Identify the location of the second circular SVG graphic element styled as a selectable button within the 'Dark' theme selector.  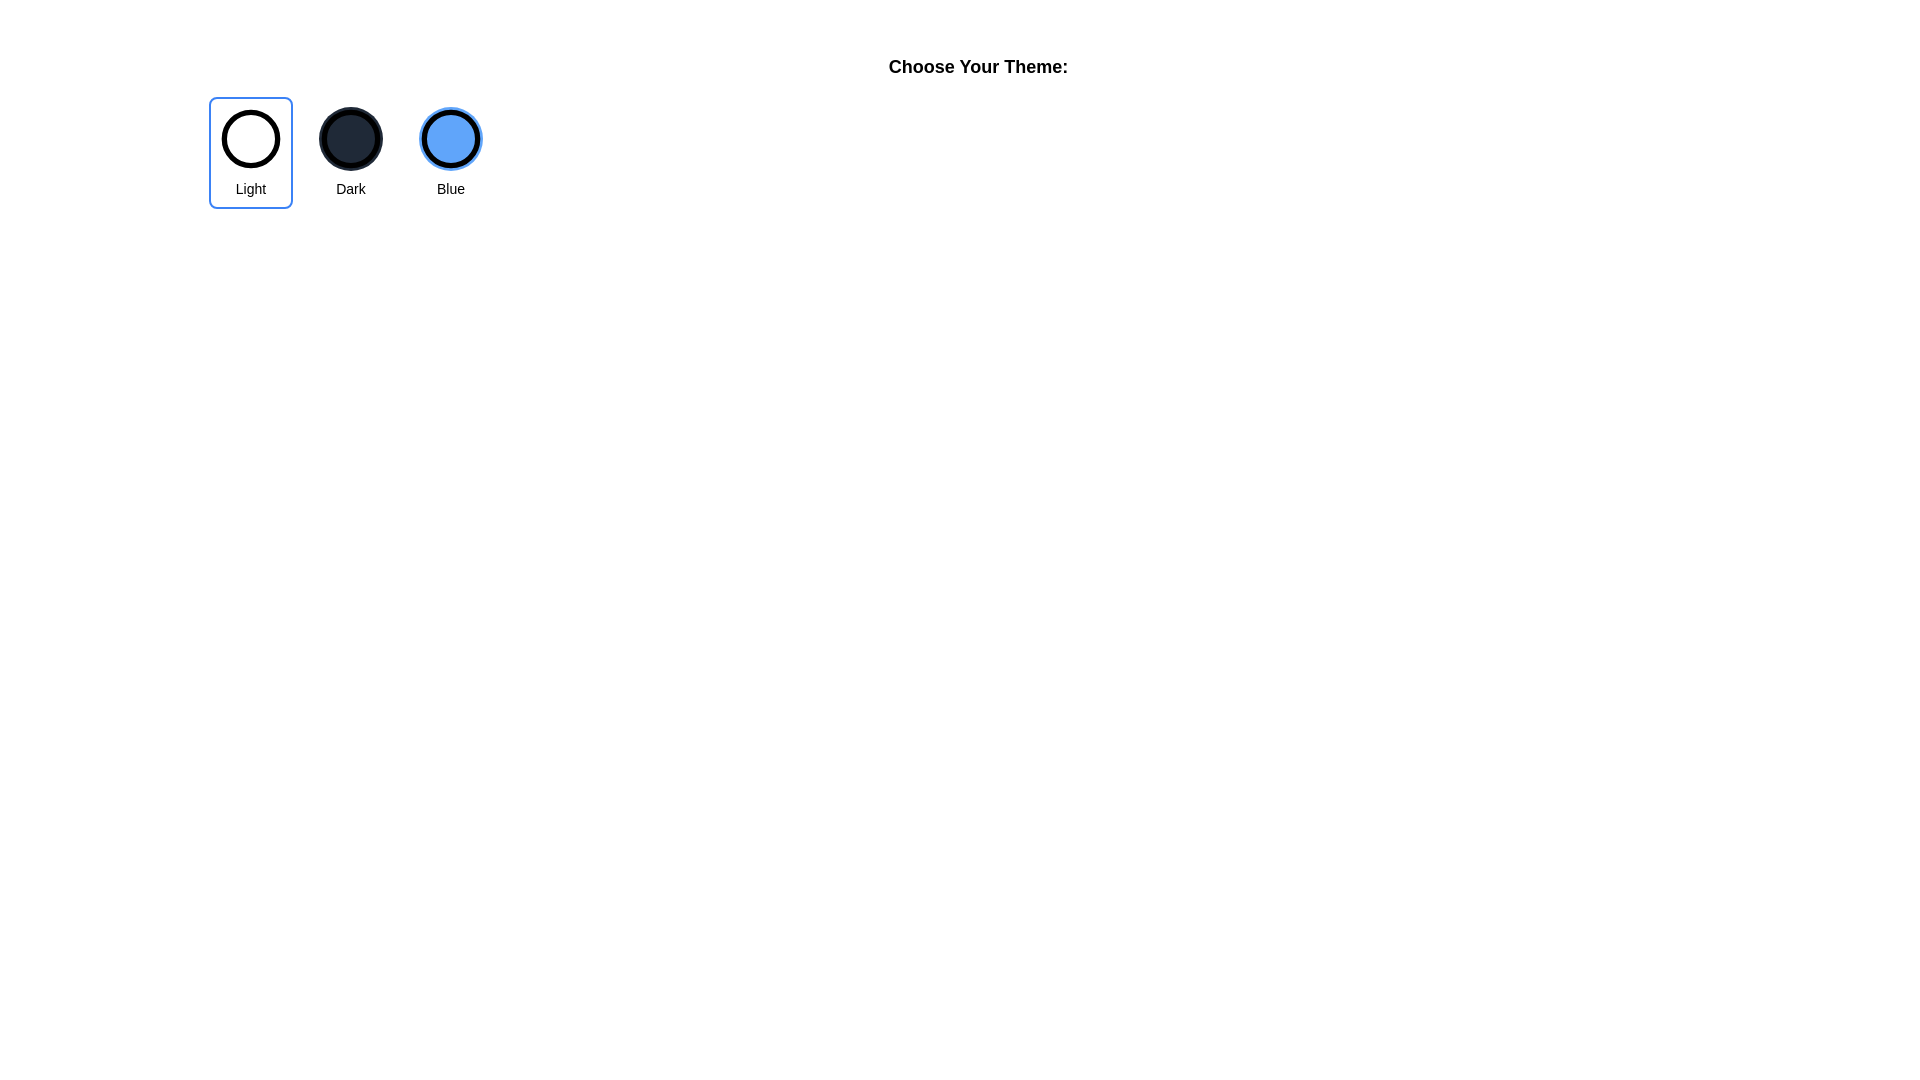
(350, 137).